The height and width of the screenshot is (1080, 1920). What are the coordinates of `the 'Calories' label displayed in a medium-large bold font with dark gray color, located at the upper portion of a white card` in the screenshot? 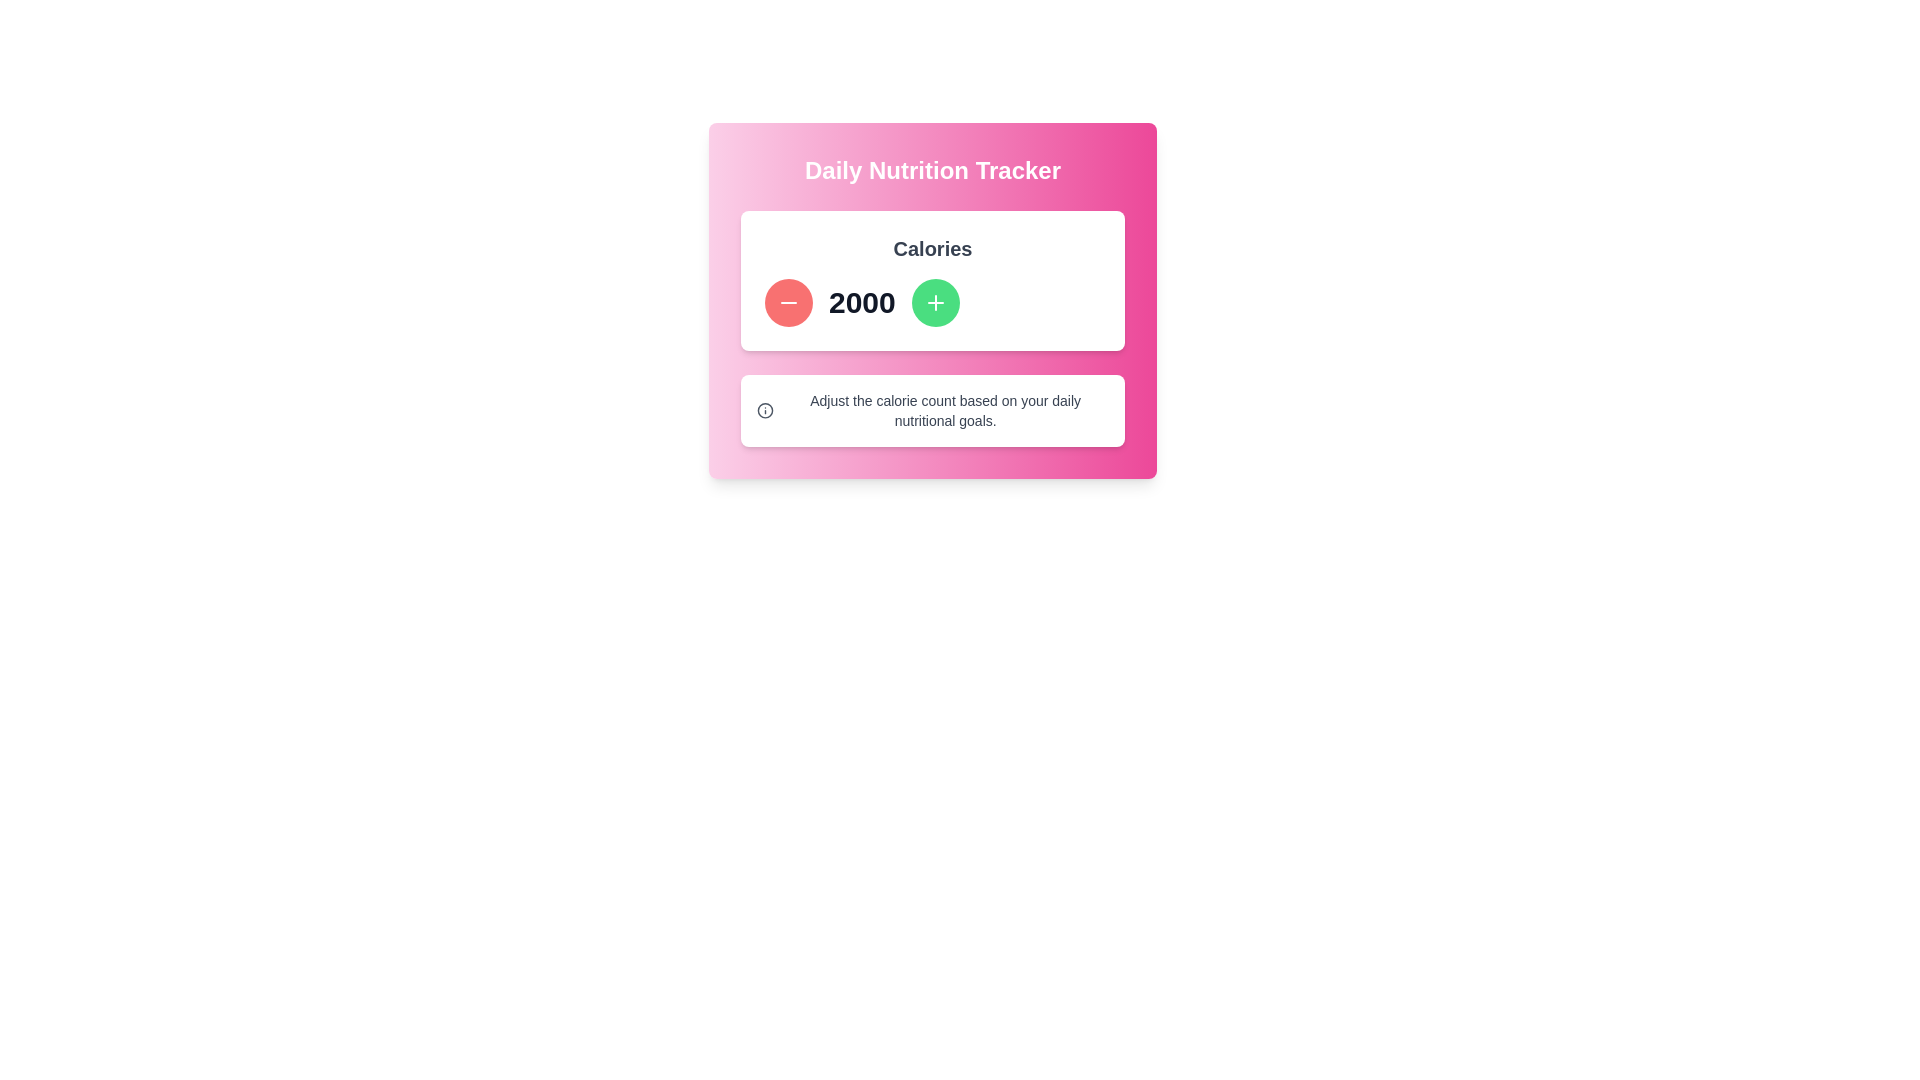 It's located at (931, 248).